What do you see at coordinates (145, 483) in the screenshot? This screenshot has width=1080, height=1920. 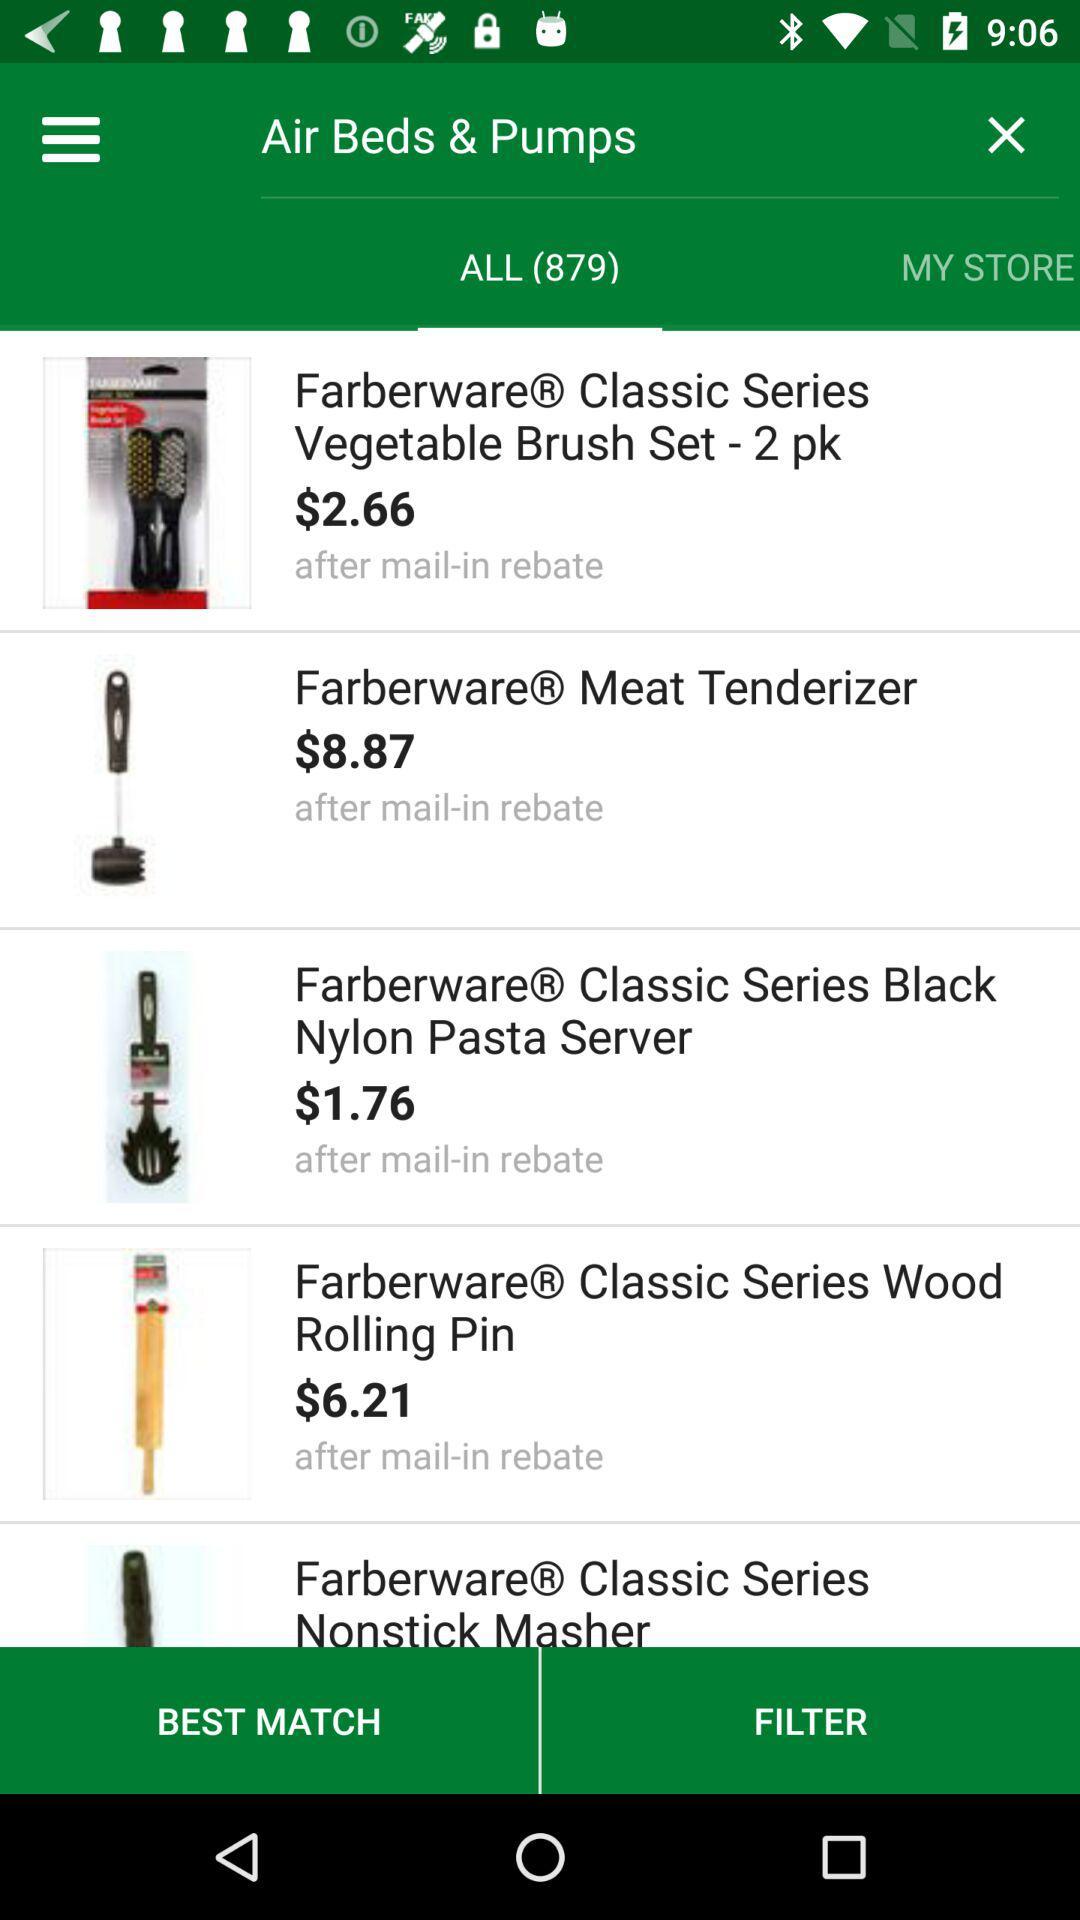 I see `the first image` at bounding box center [145, 483].